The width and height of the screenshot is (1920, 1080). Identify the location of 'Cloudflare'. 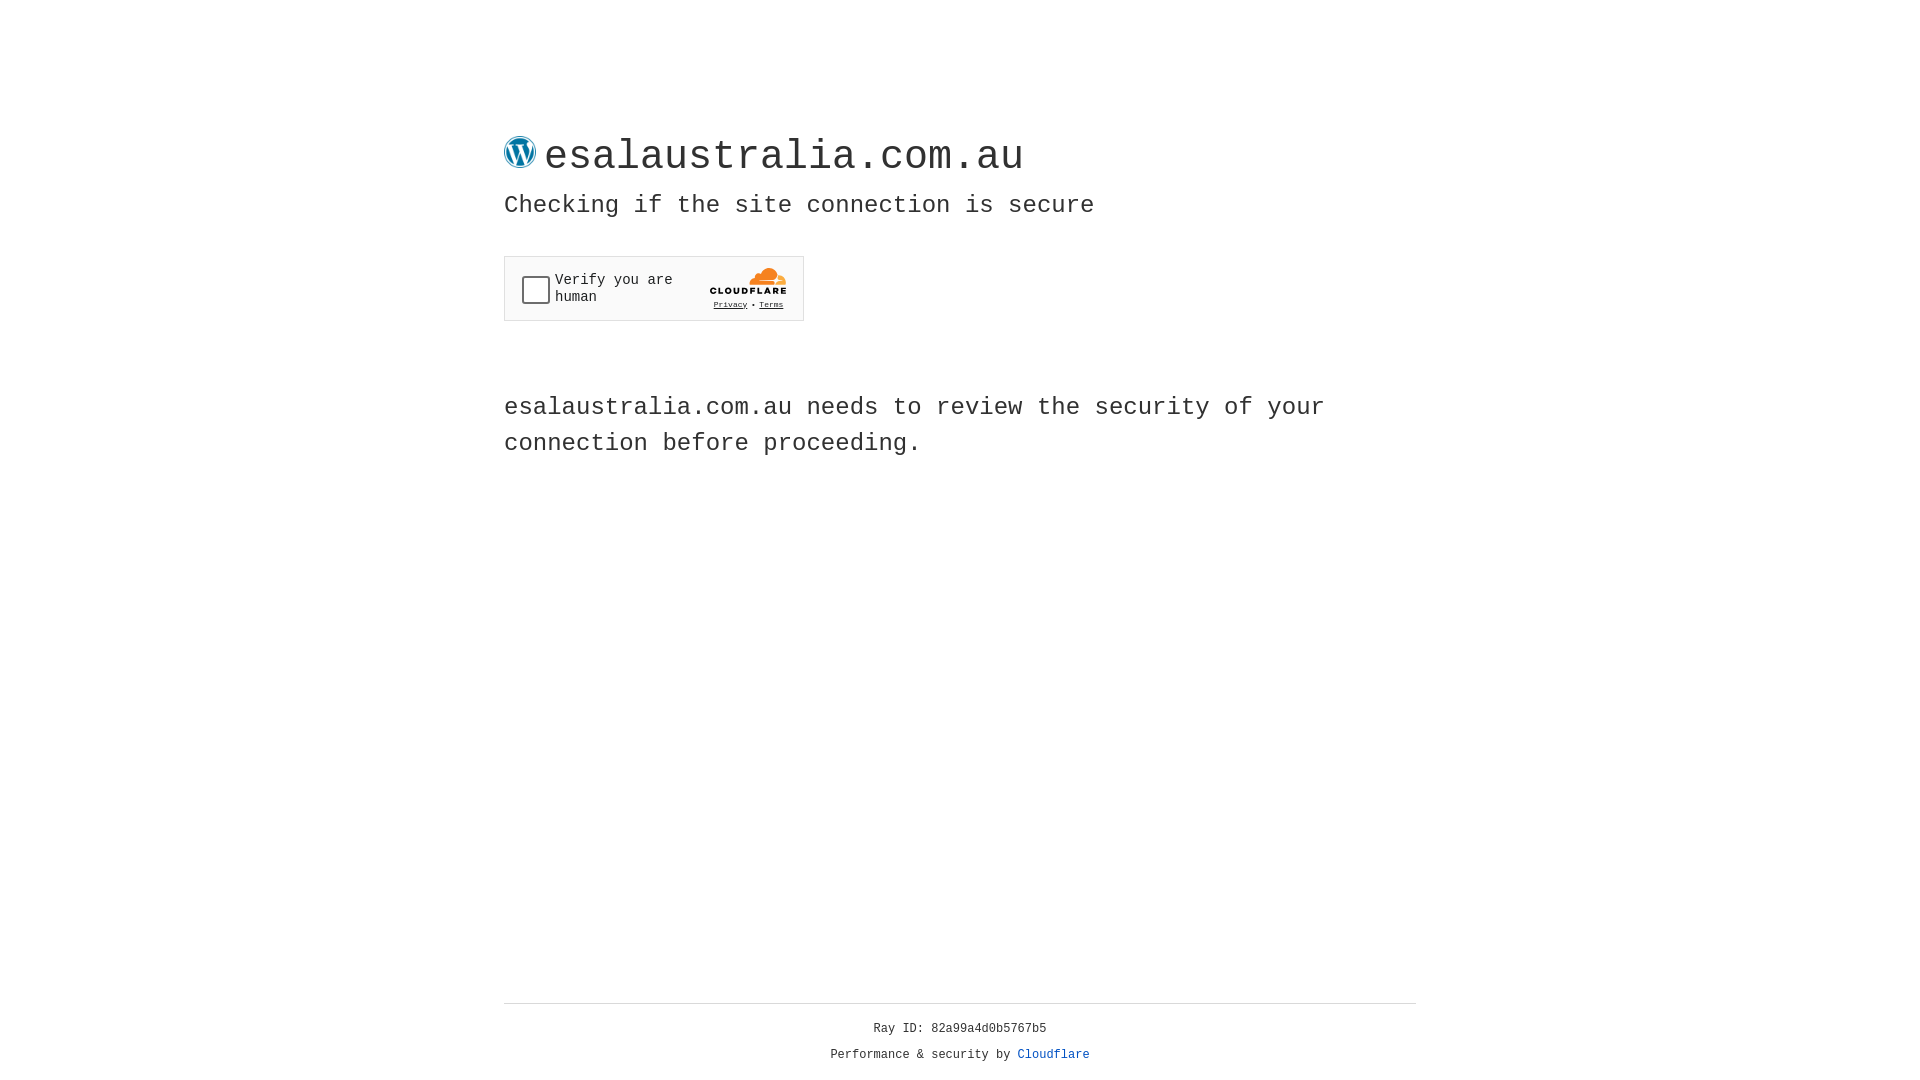
(1053, 1054).